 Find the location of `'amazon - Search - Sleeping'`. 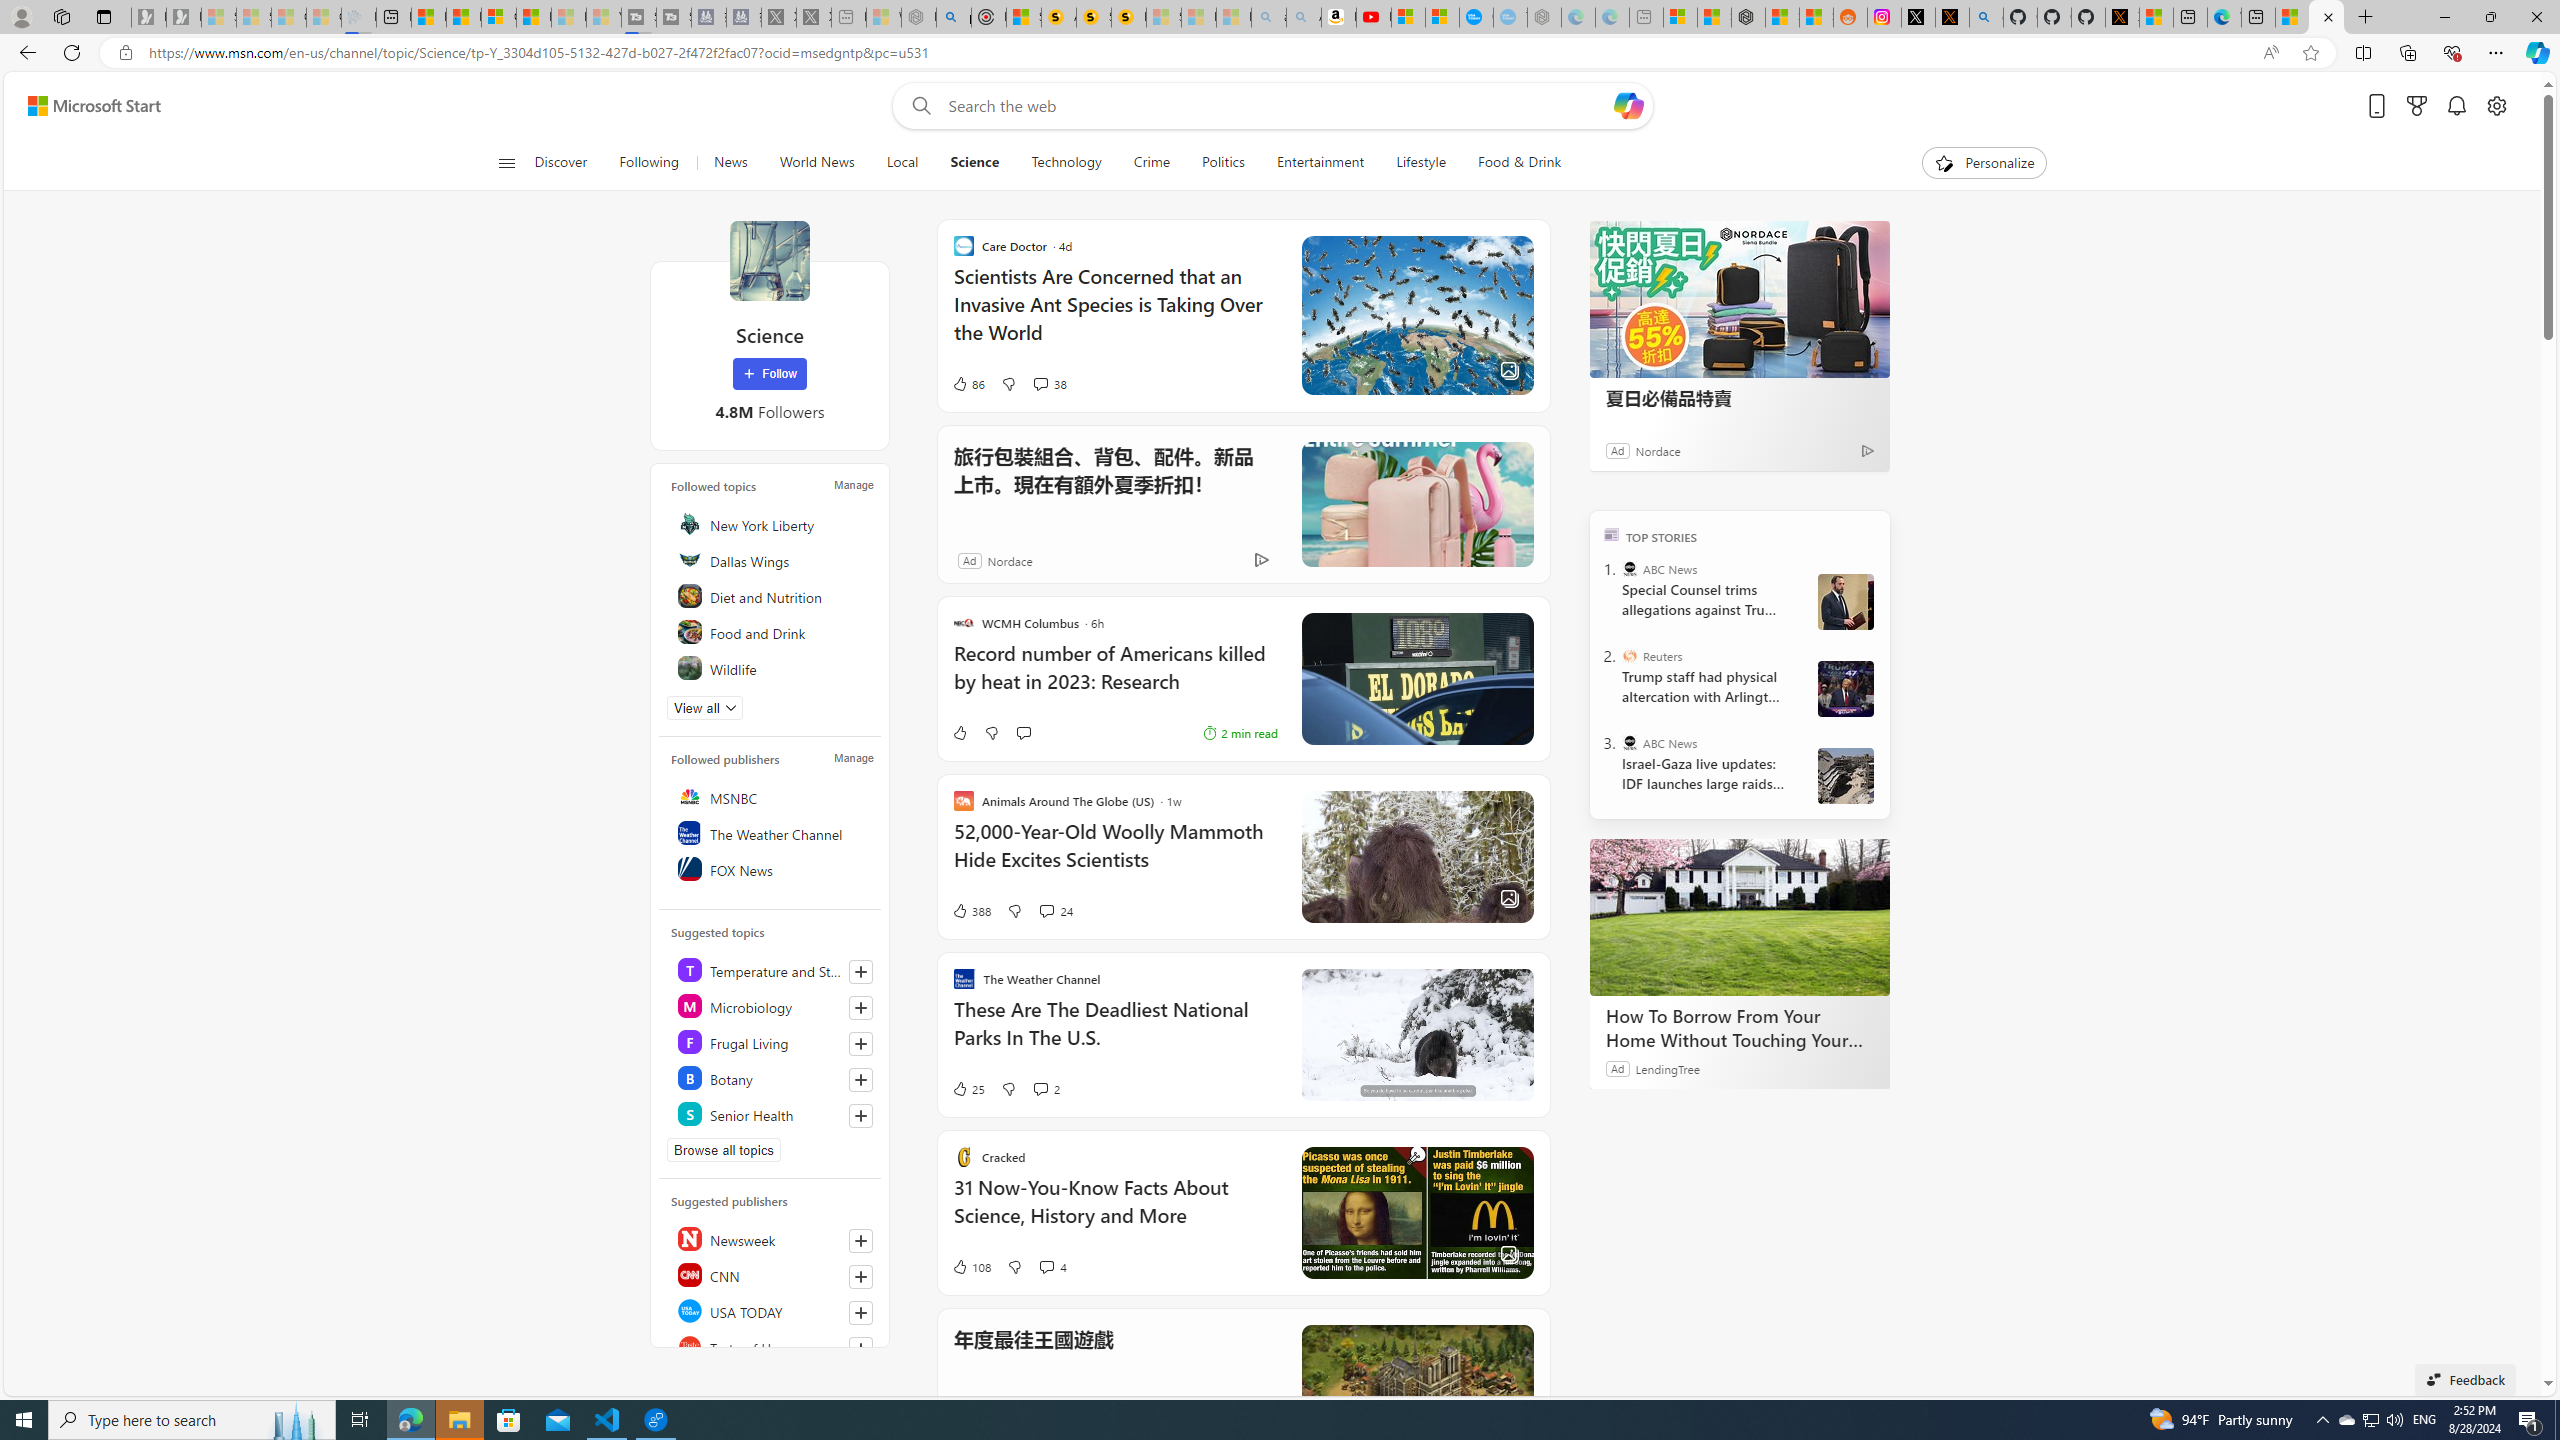

'amazon - Search - Sleeping' is located at coordinates (1268, 16).